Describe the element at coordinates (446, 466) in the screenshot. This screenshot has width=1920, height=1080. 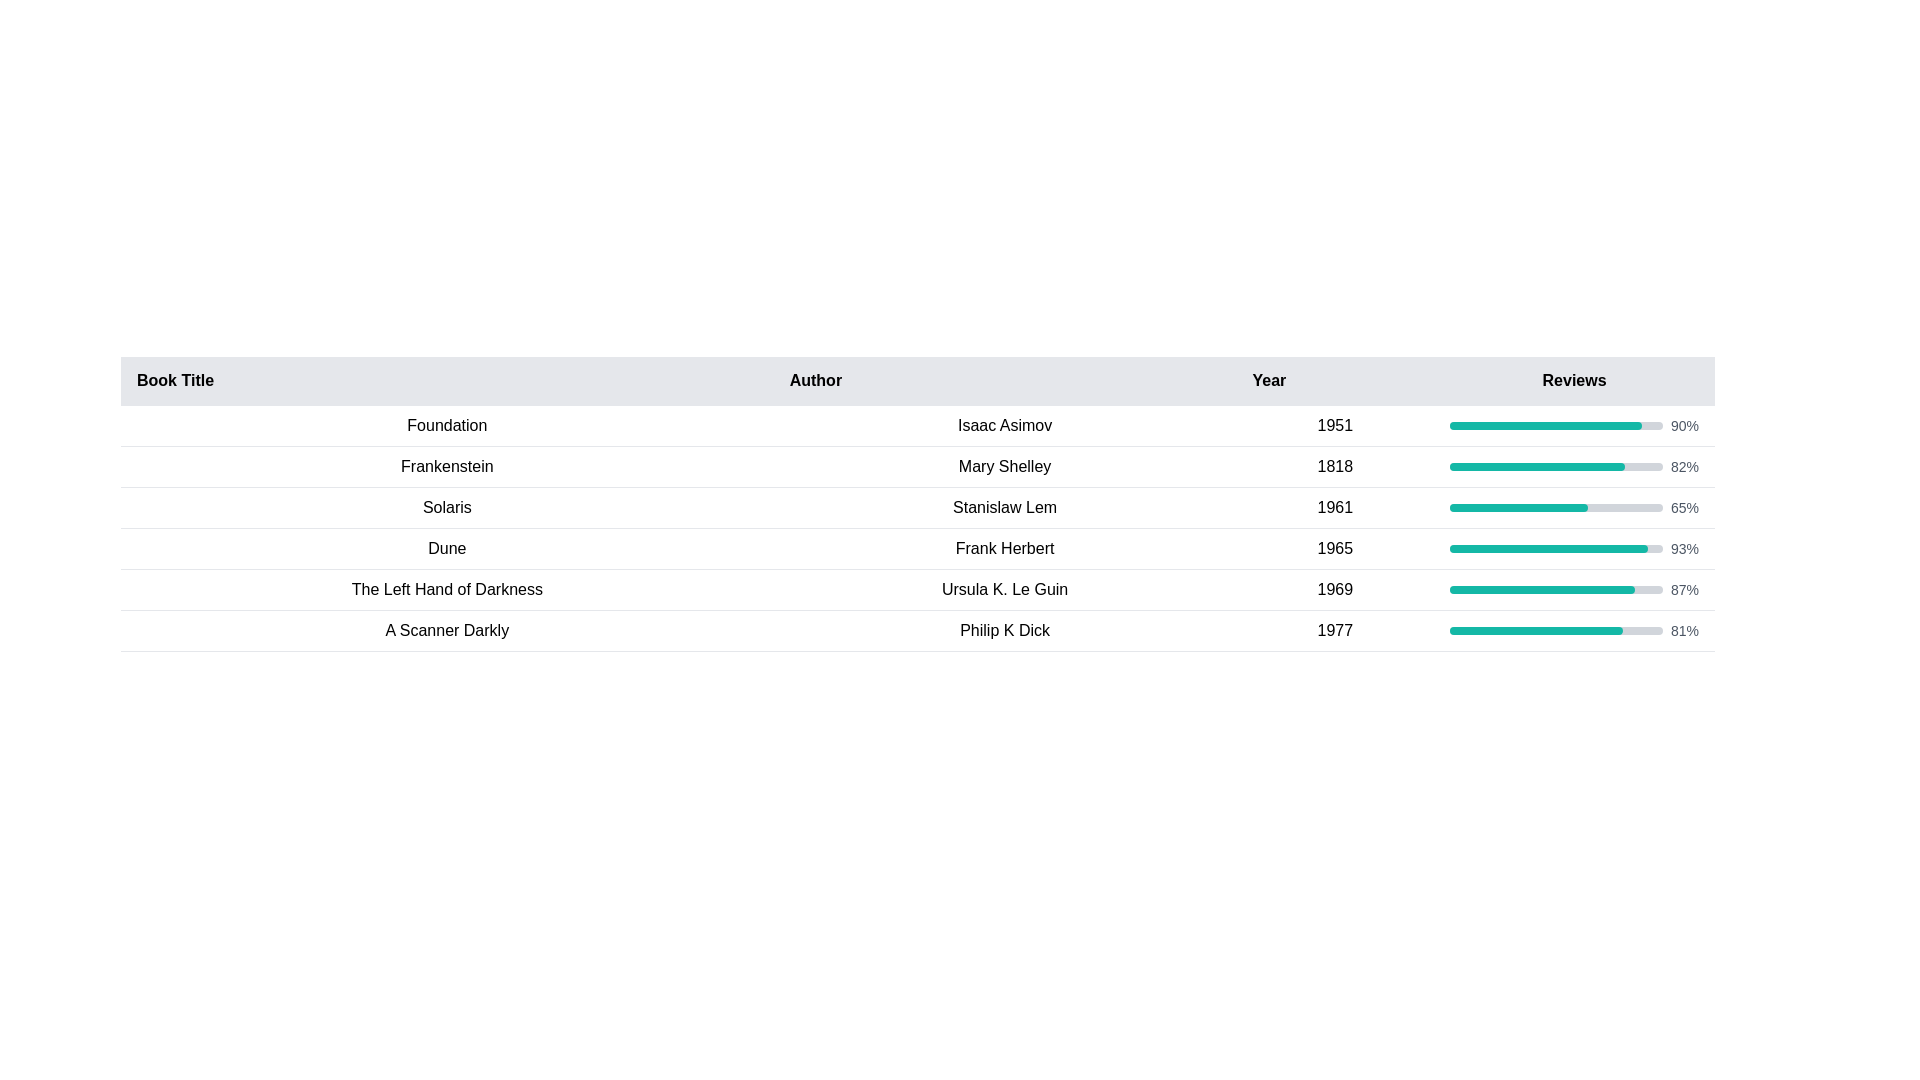
I see `the text element displaying 'Frankenstein' in the first column of the table under the 'Book Title' label` at that location.